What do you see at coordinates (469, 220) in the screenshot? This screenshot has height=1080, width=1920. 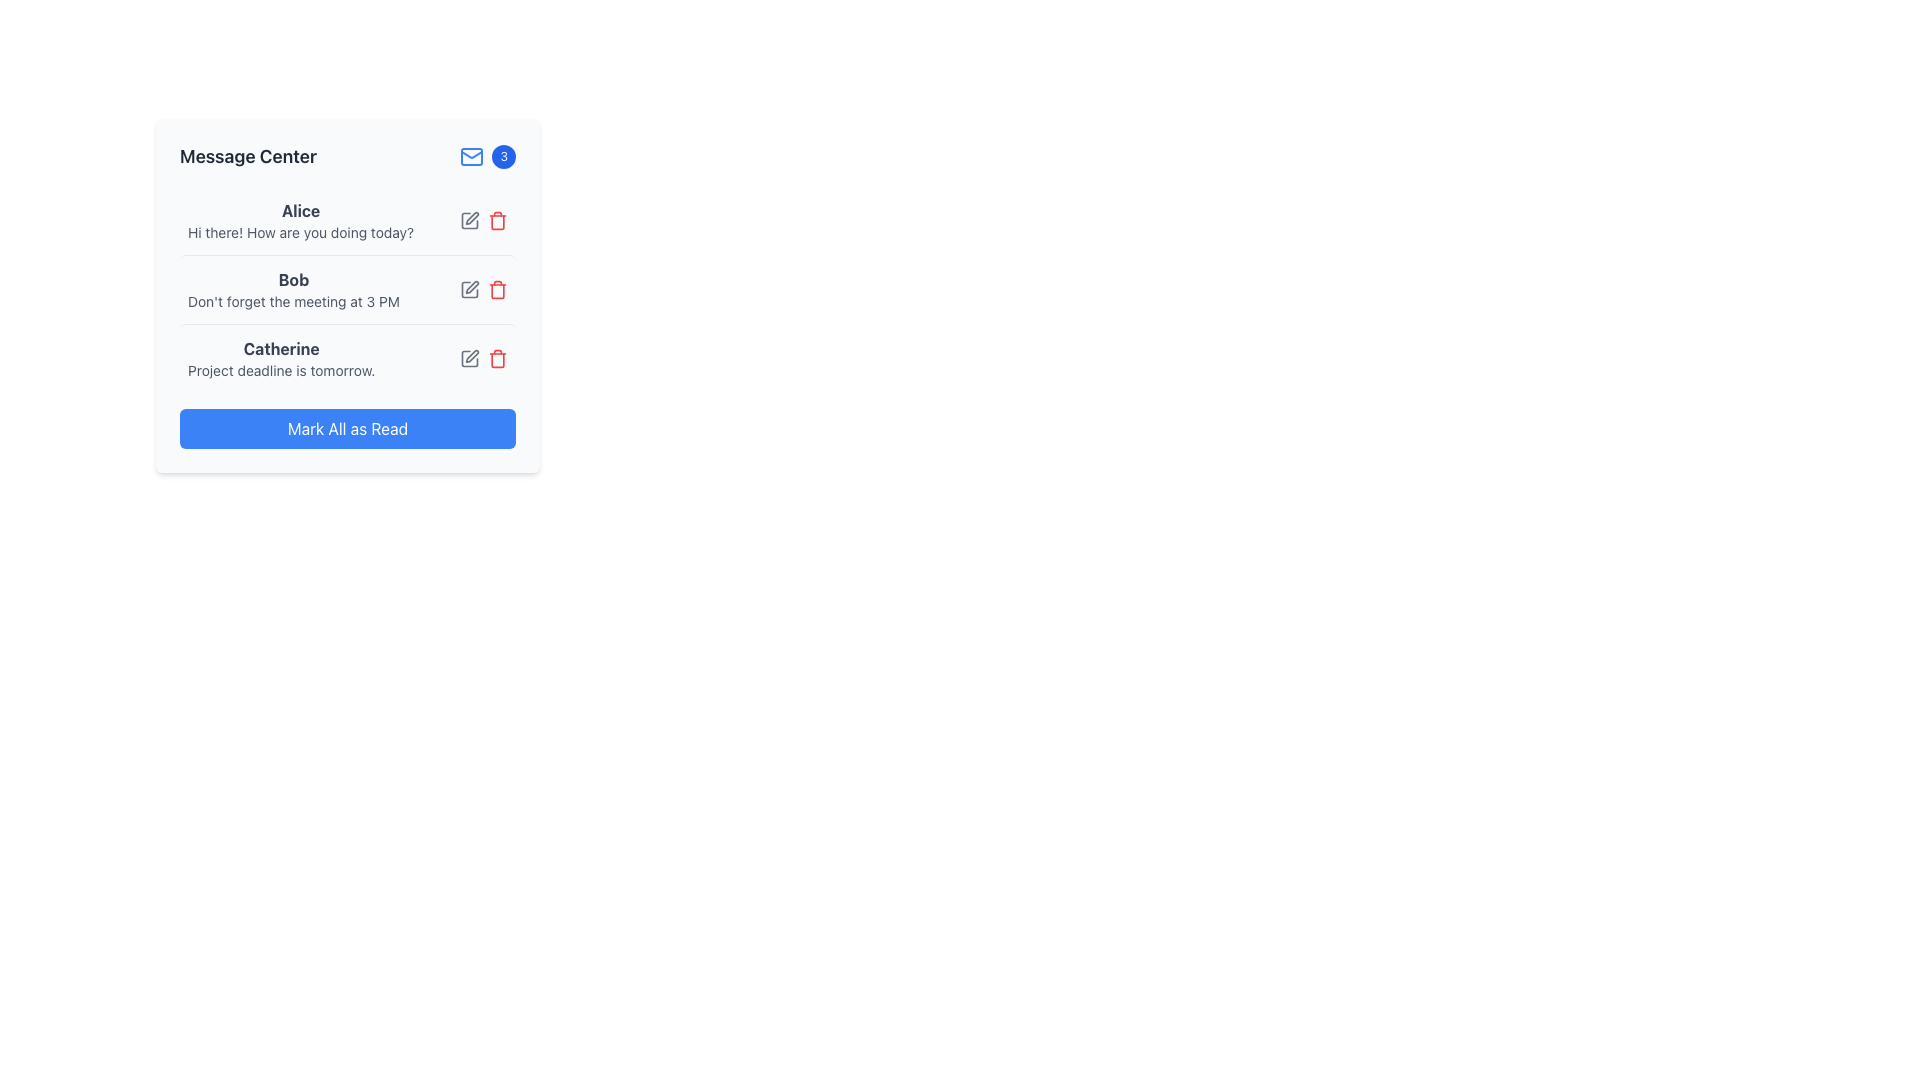 I see `the gray pen icon representing the edit action located to the right of Alice's message` at bounding box center [469, 220].